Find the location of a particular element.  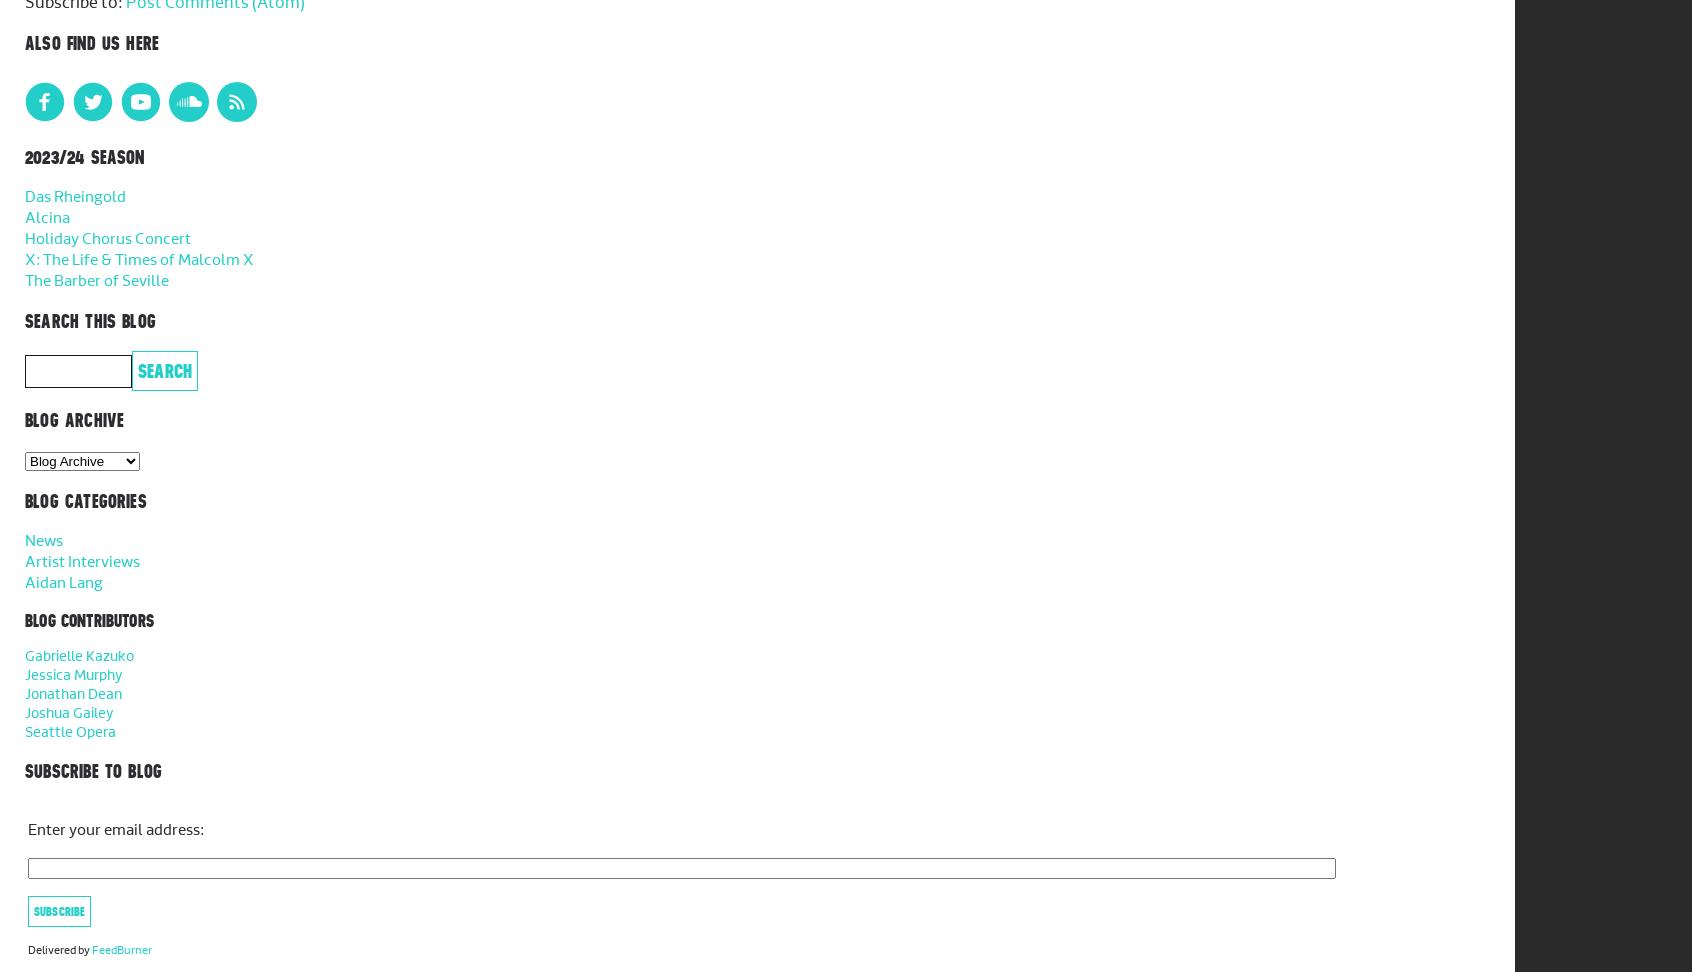

'X: The Life & Times of Malcolm X' is located at coordinates (24, 260).